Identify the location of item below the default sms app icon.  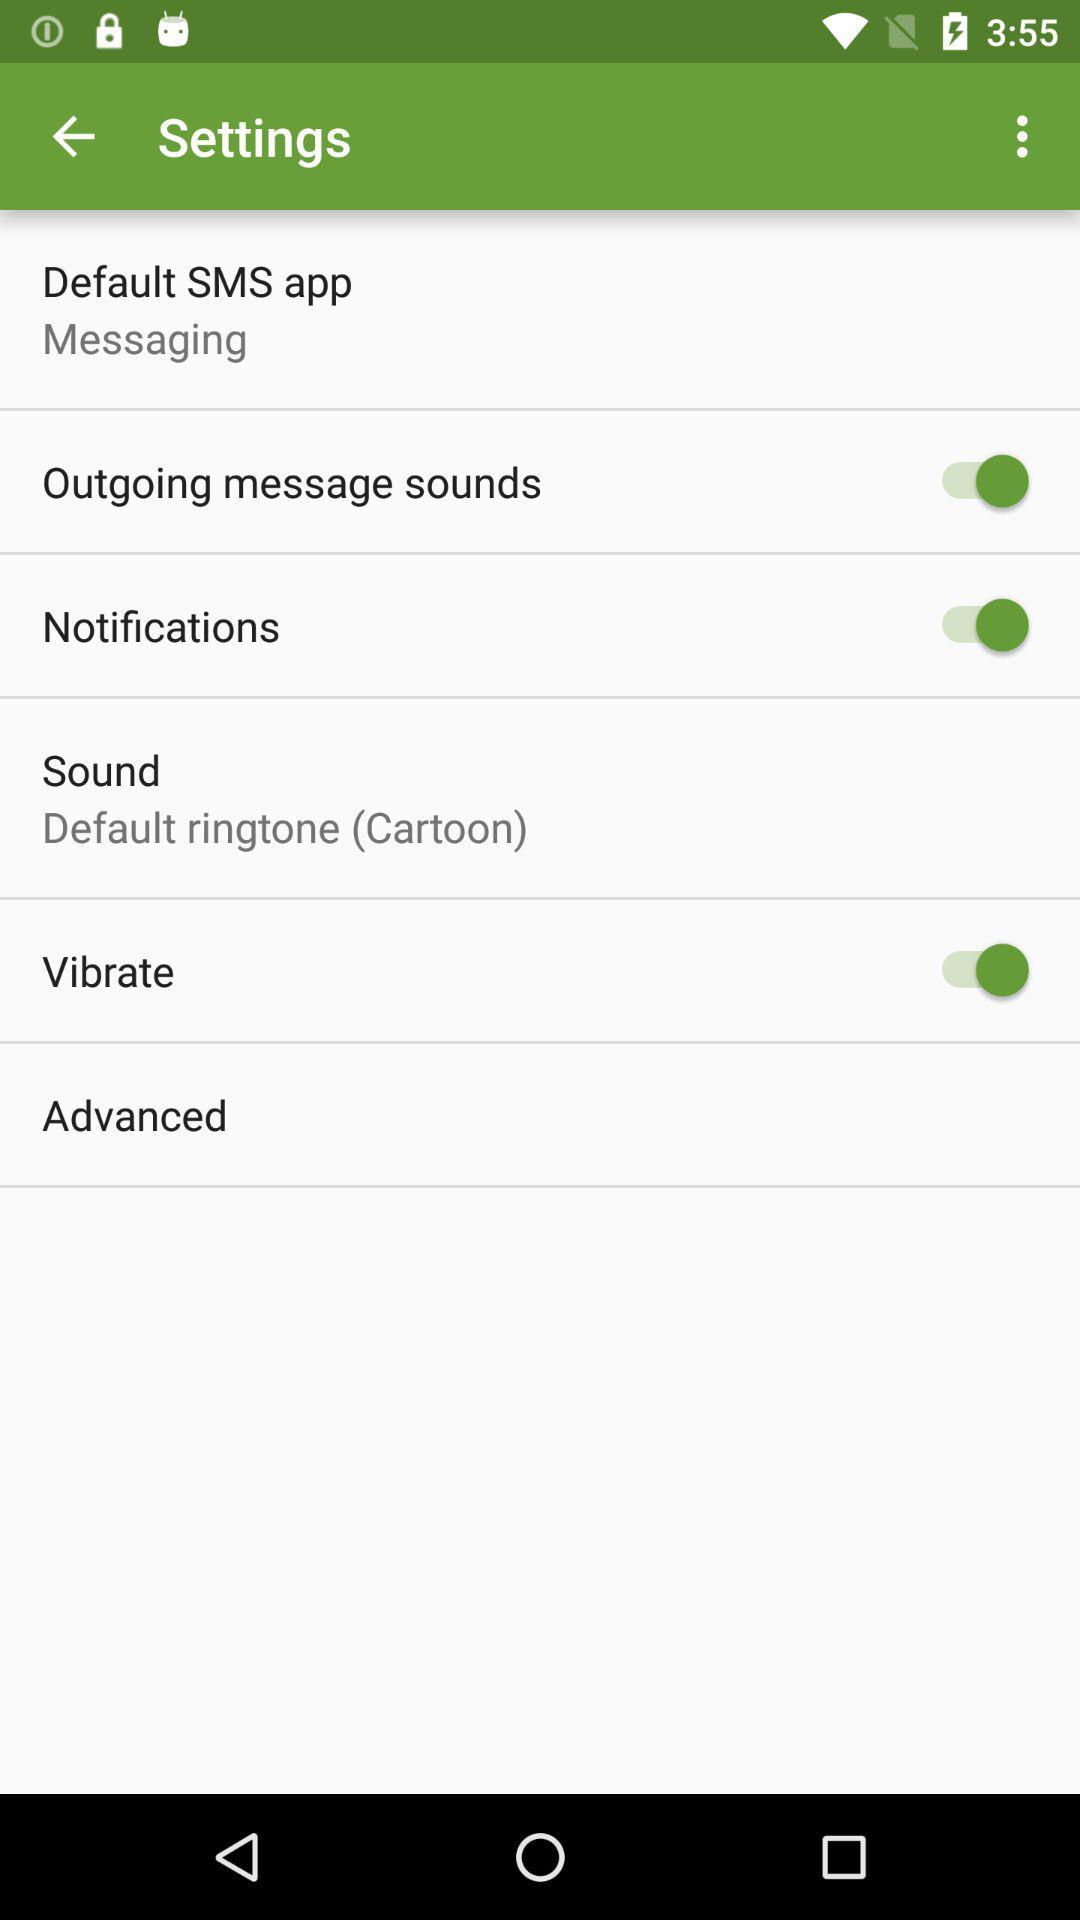
(143, 337).